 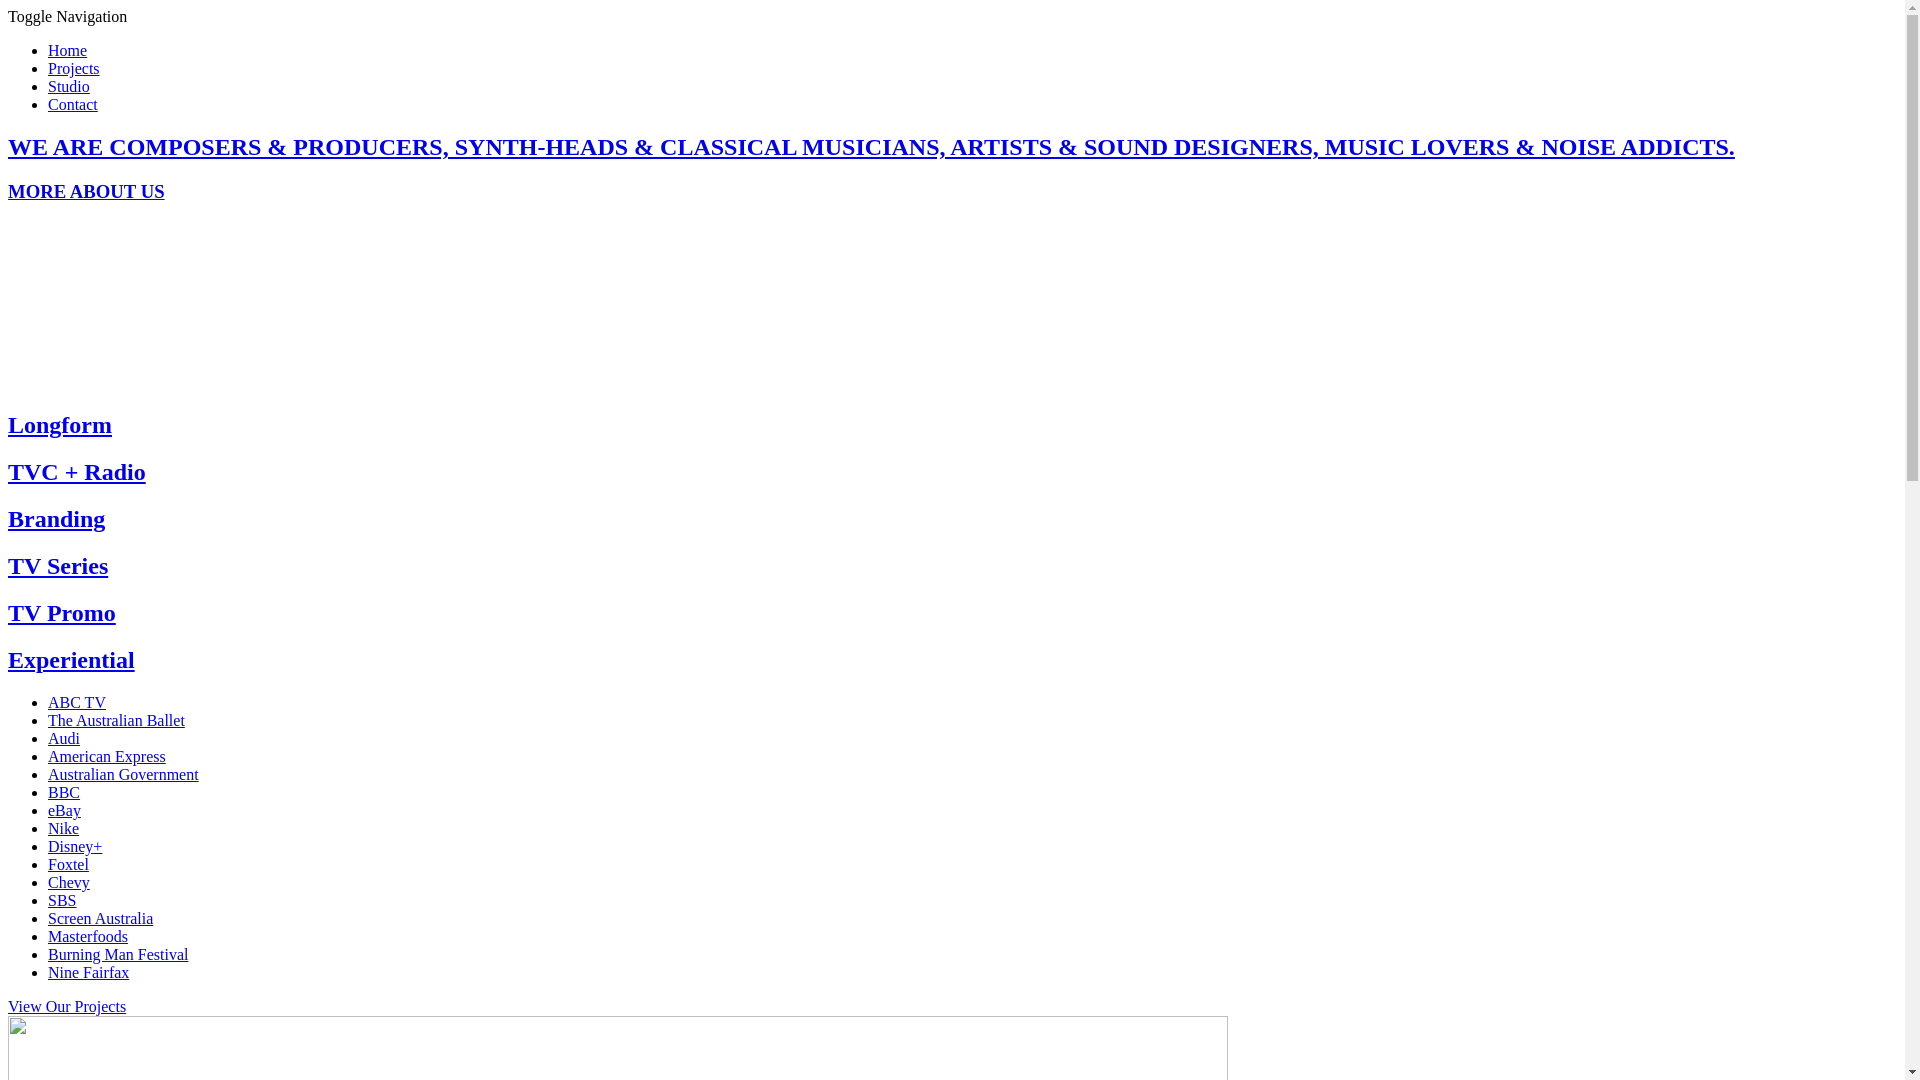 What do you see at coordinates (48, 791) in the screenshot?
I see `'BBC'` at bounding box center [48, 791].